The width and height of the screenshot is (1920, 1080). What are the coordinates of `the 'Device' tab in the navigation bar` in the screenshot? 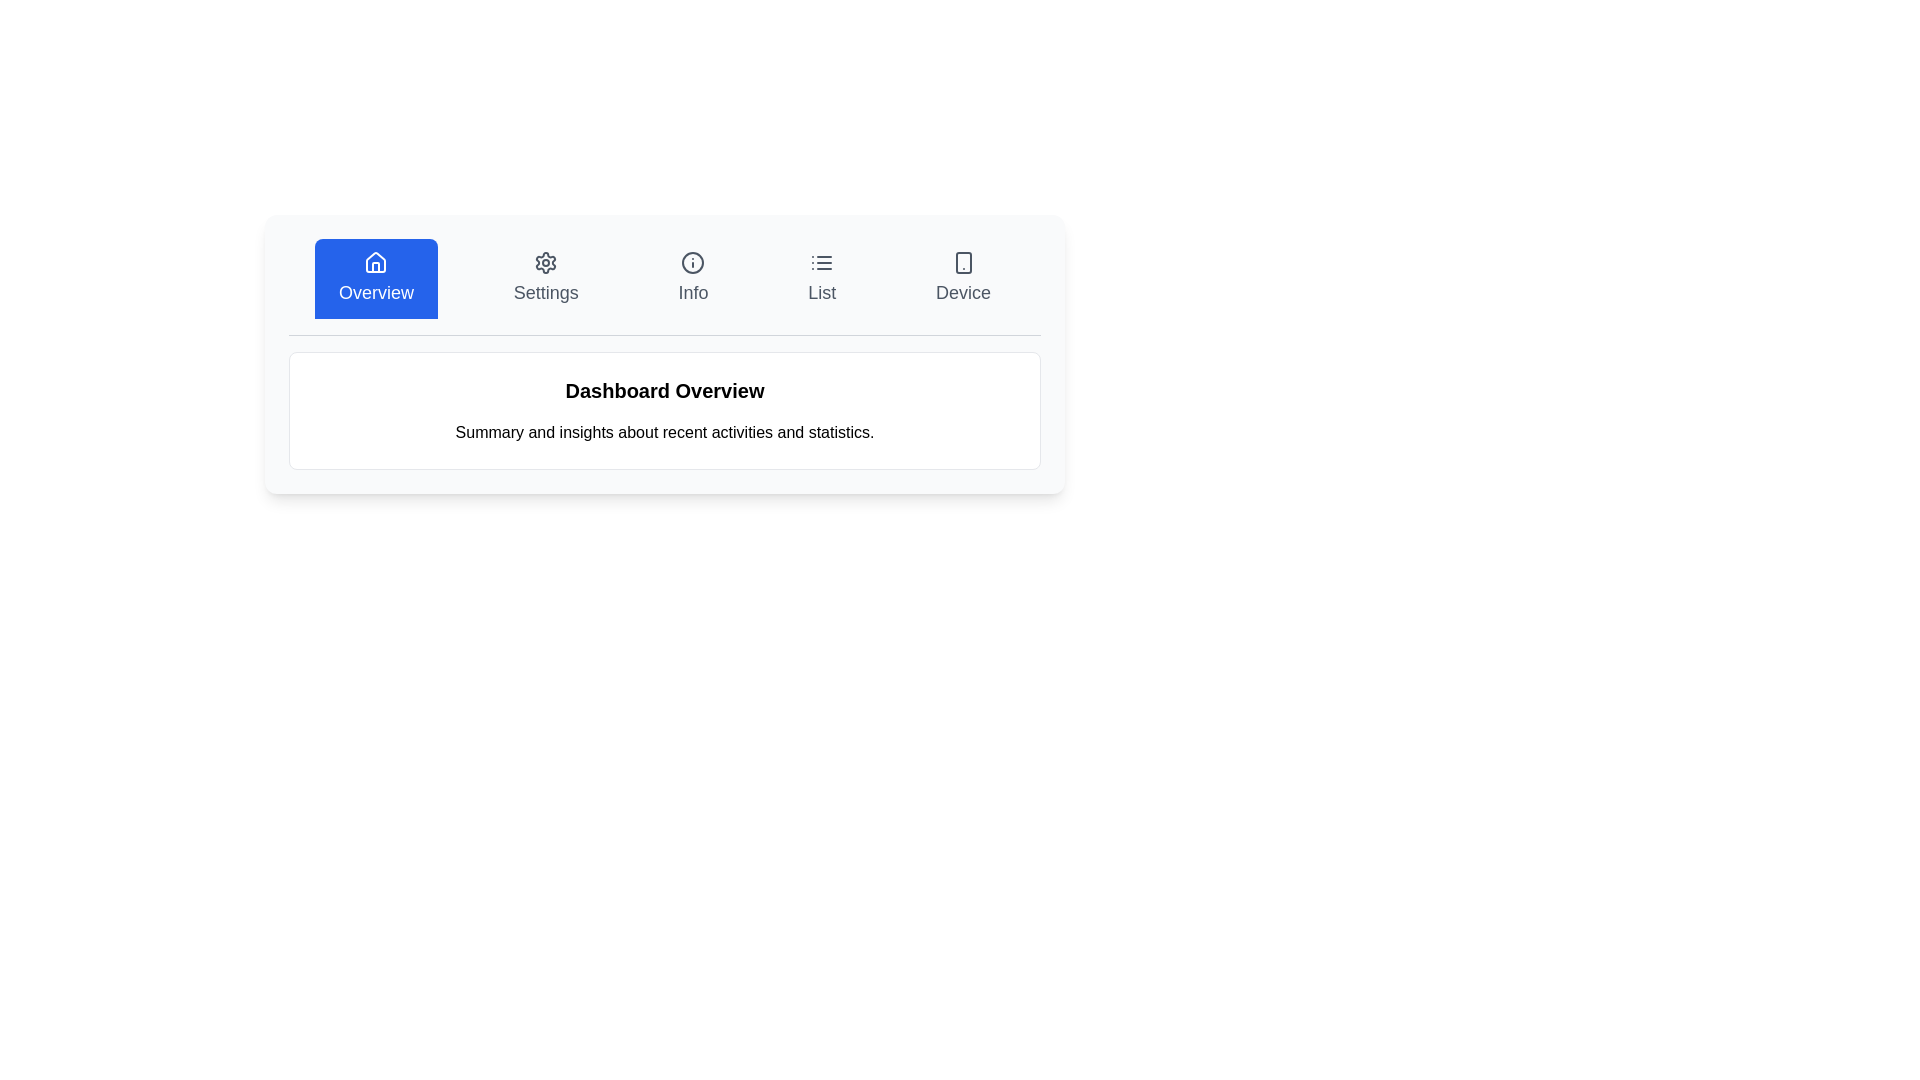 It's located at (963, 278).